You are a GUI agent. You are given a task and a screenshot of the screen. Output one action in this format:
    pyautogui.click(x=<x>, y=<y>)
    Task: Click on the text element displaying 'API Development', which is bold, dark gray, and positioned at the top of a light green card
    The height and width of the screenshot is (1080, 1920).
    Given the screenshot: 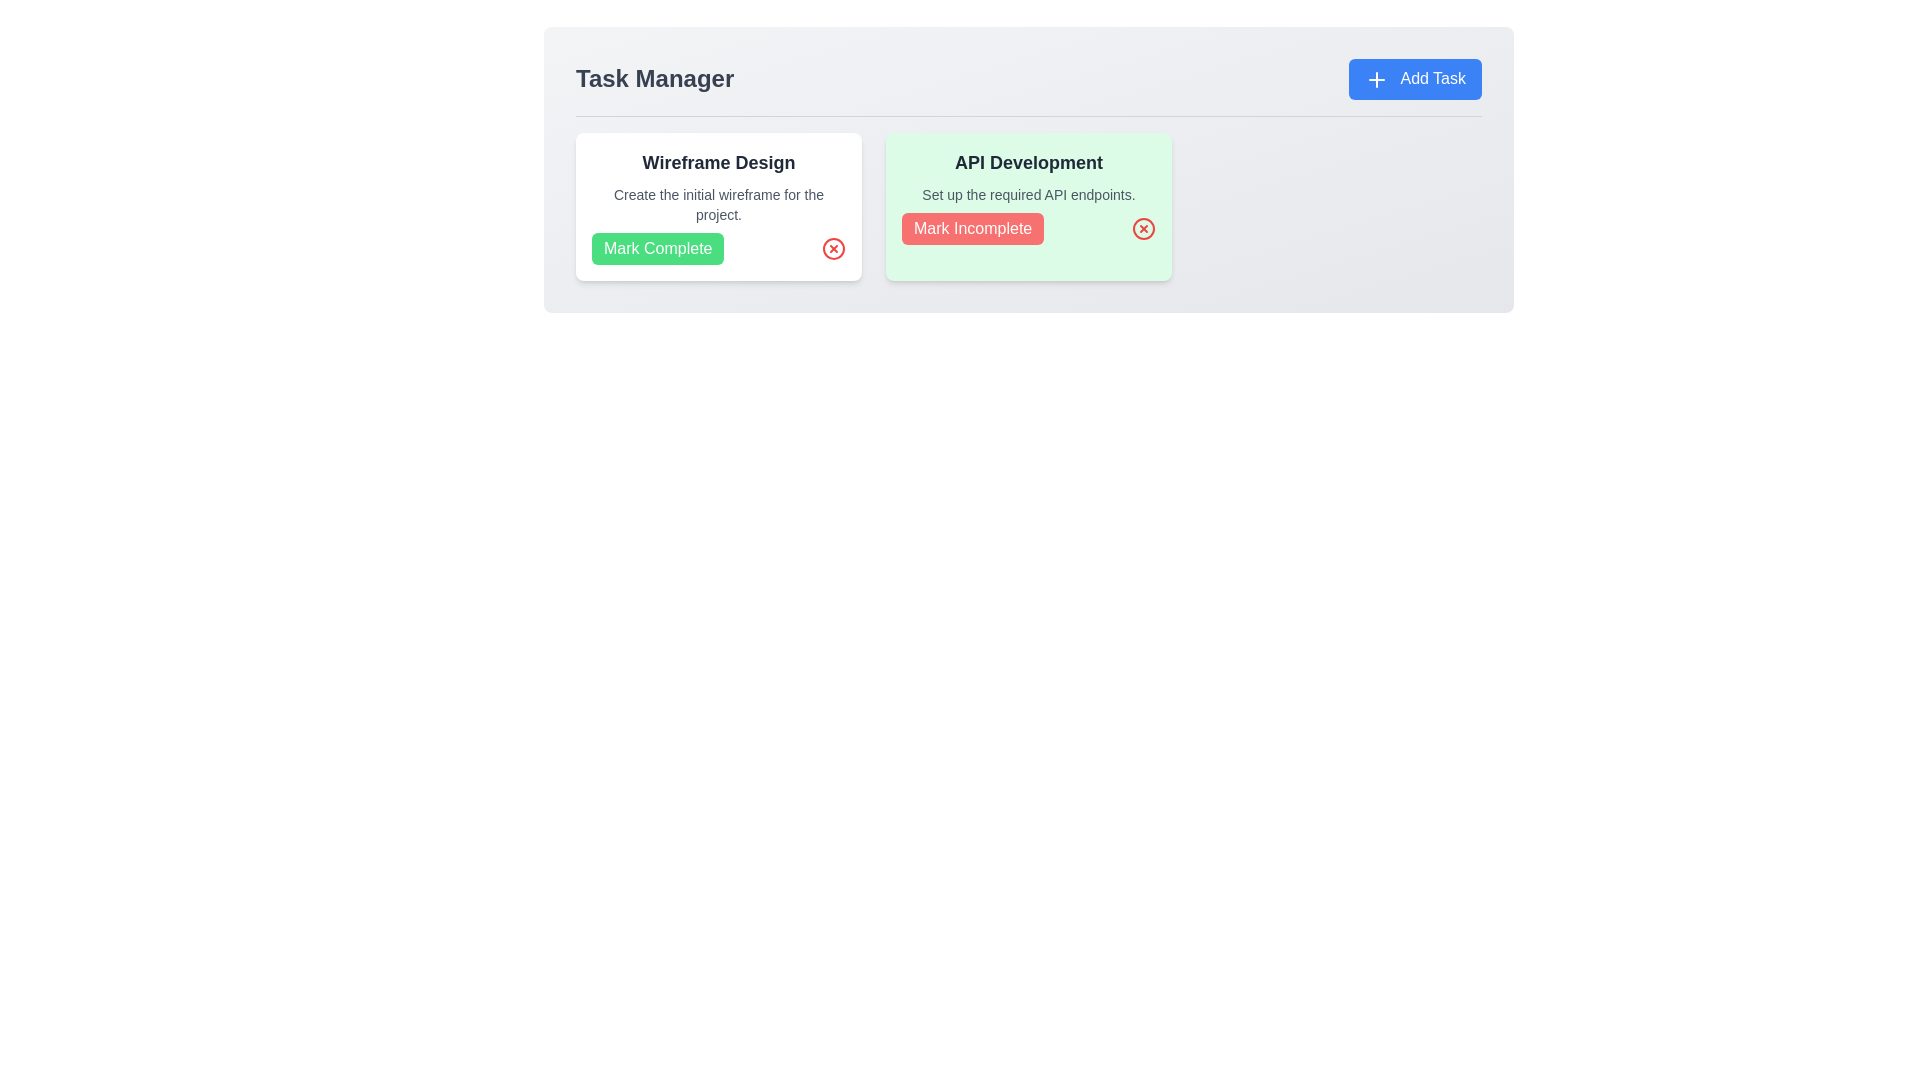 What is the action you would take?
    pyautogui.click(x=1028, y=161)
    